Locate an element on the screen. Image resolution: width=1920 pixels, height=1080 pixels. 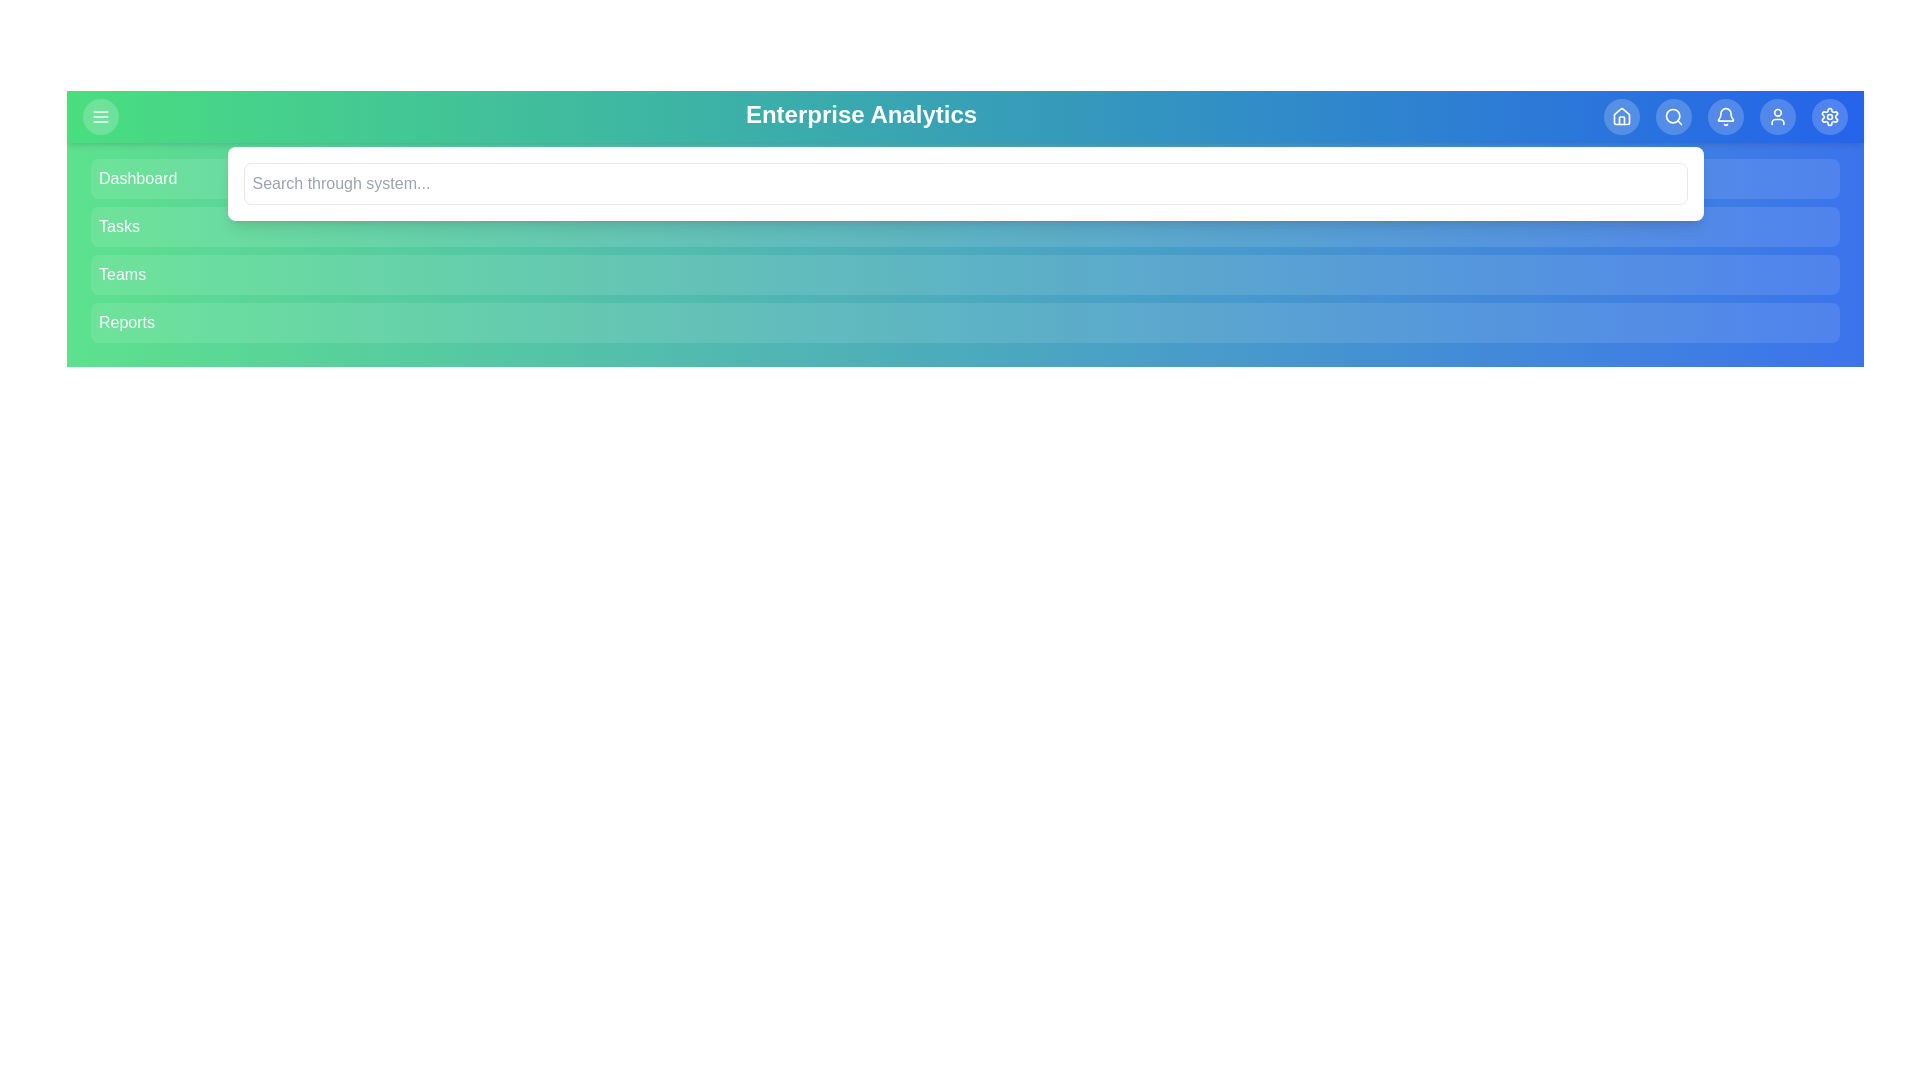
the Settings button in the header is located at coordinates (1829, 116).